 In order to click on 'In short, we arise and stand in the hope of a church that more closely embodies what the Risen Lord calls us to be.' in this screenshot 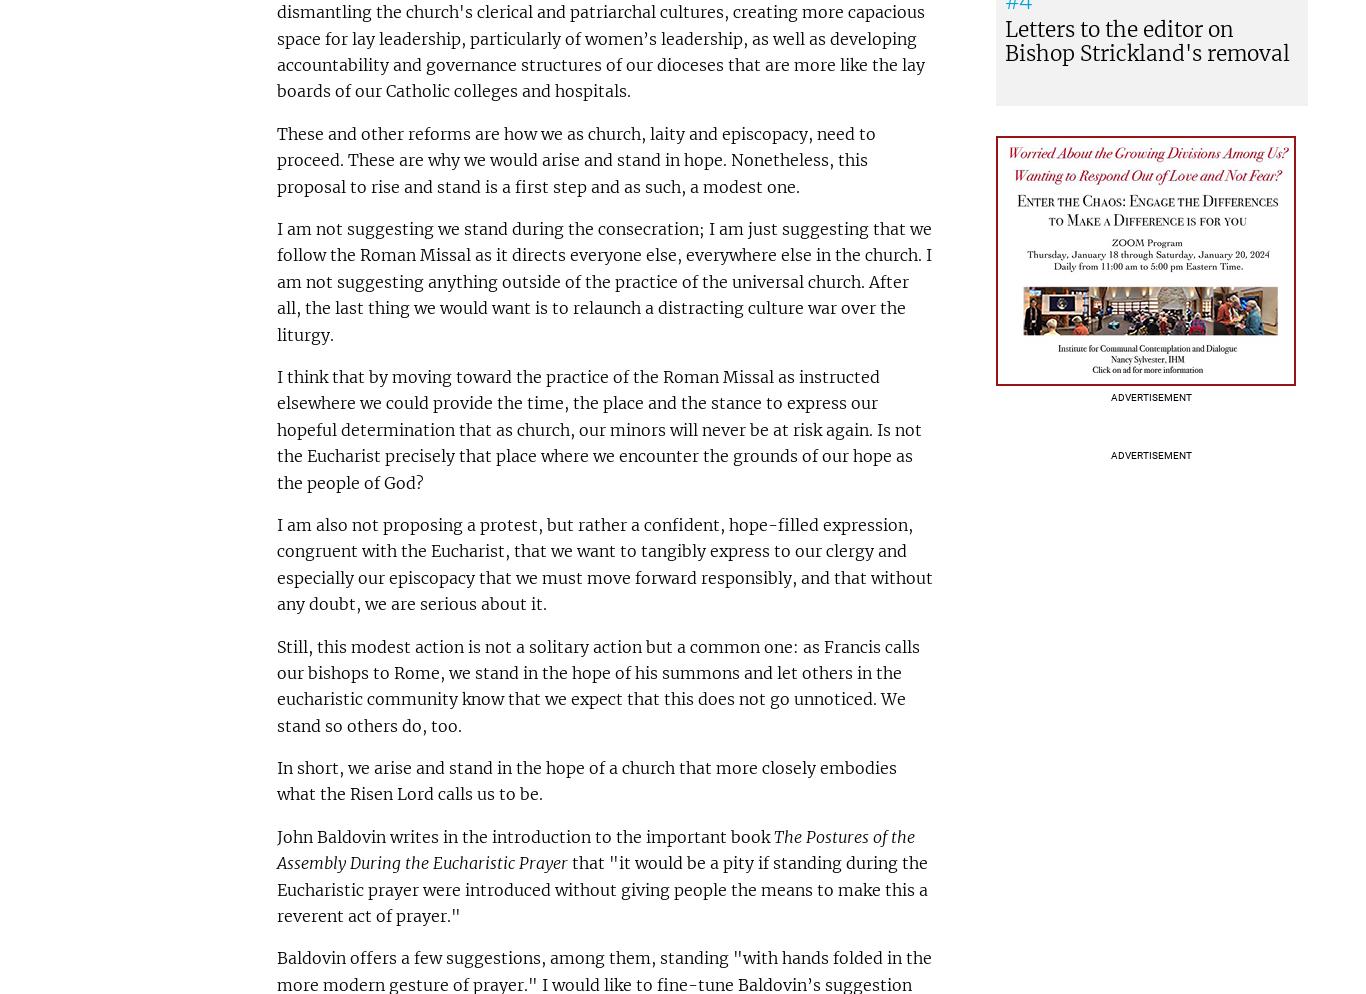, I will do `click(585, 779)`.